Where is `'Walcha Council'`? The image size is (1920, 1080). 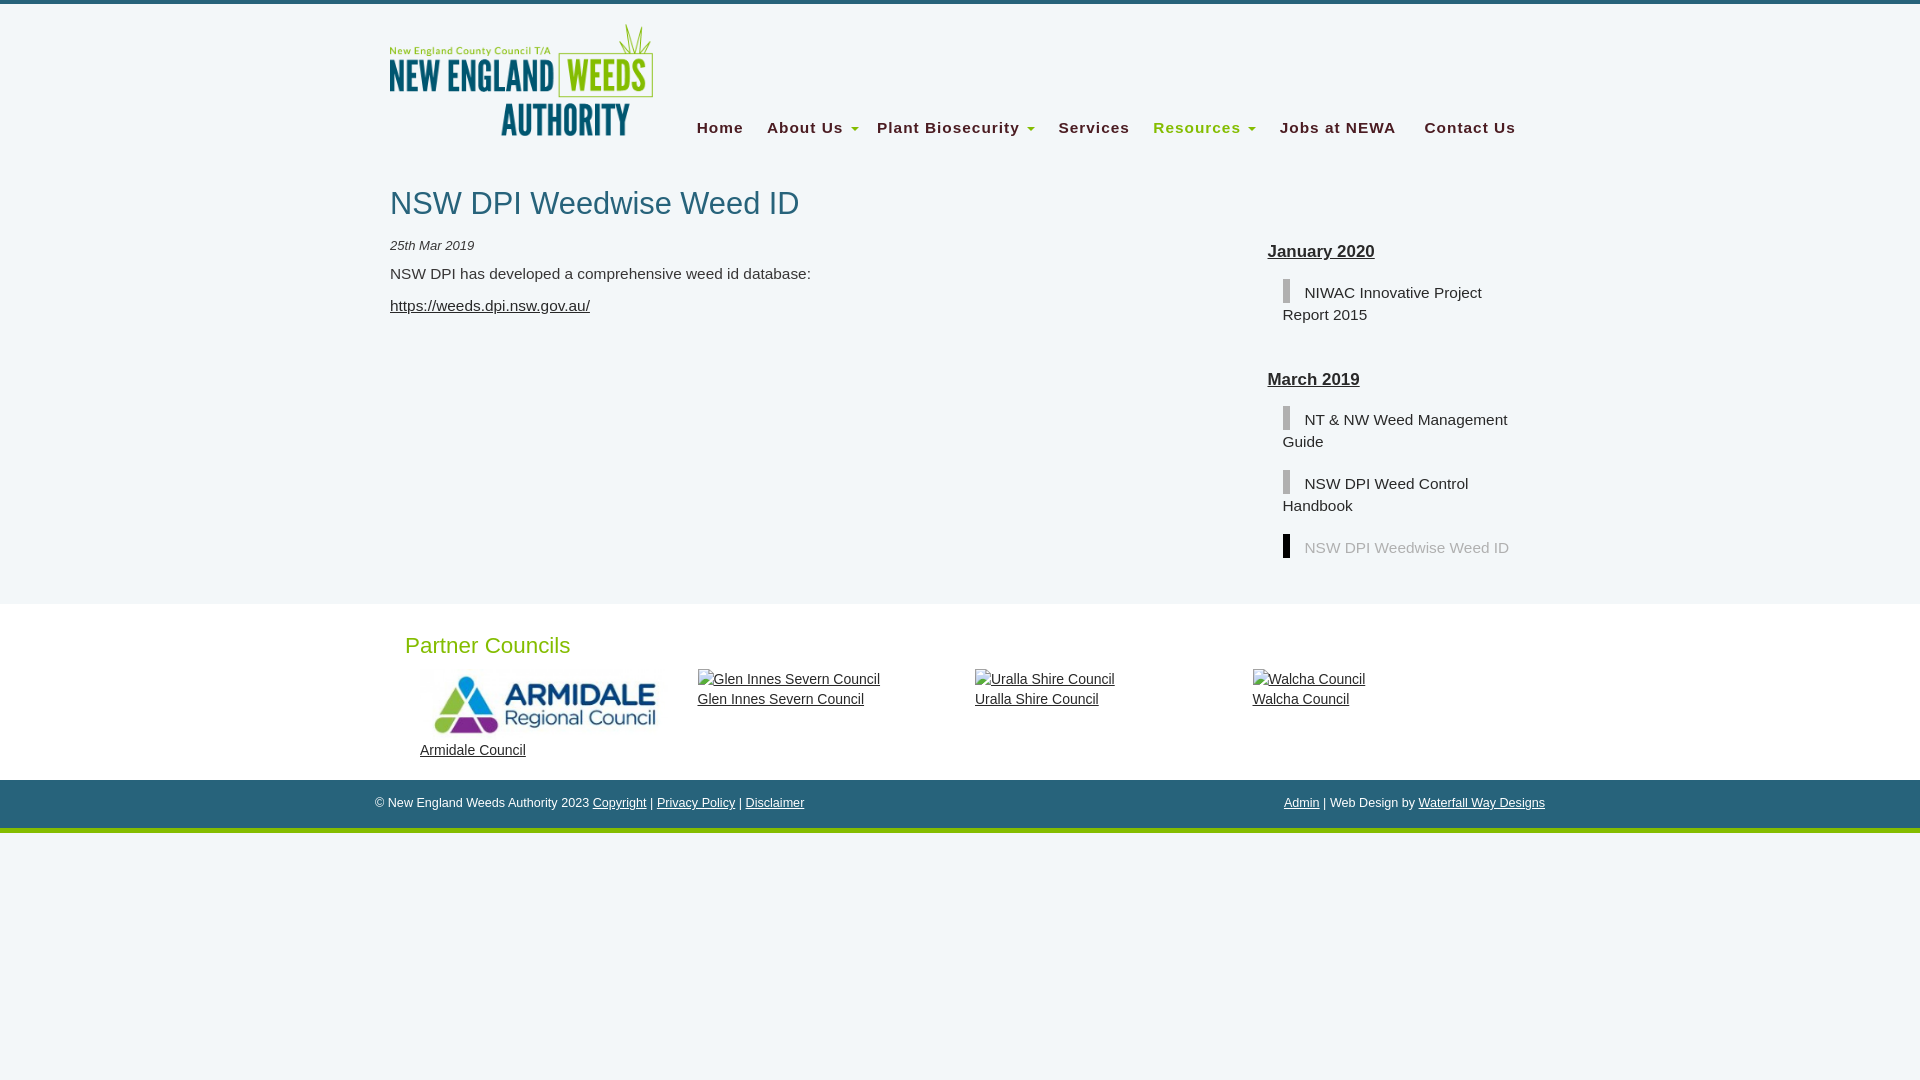 'Walcha Council' is located at coordinates (1251, 688).